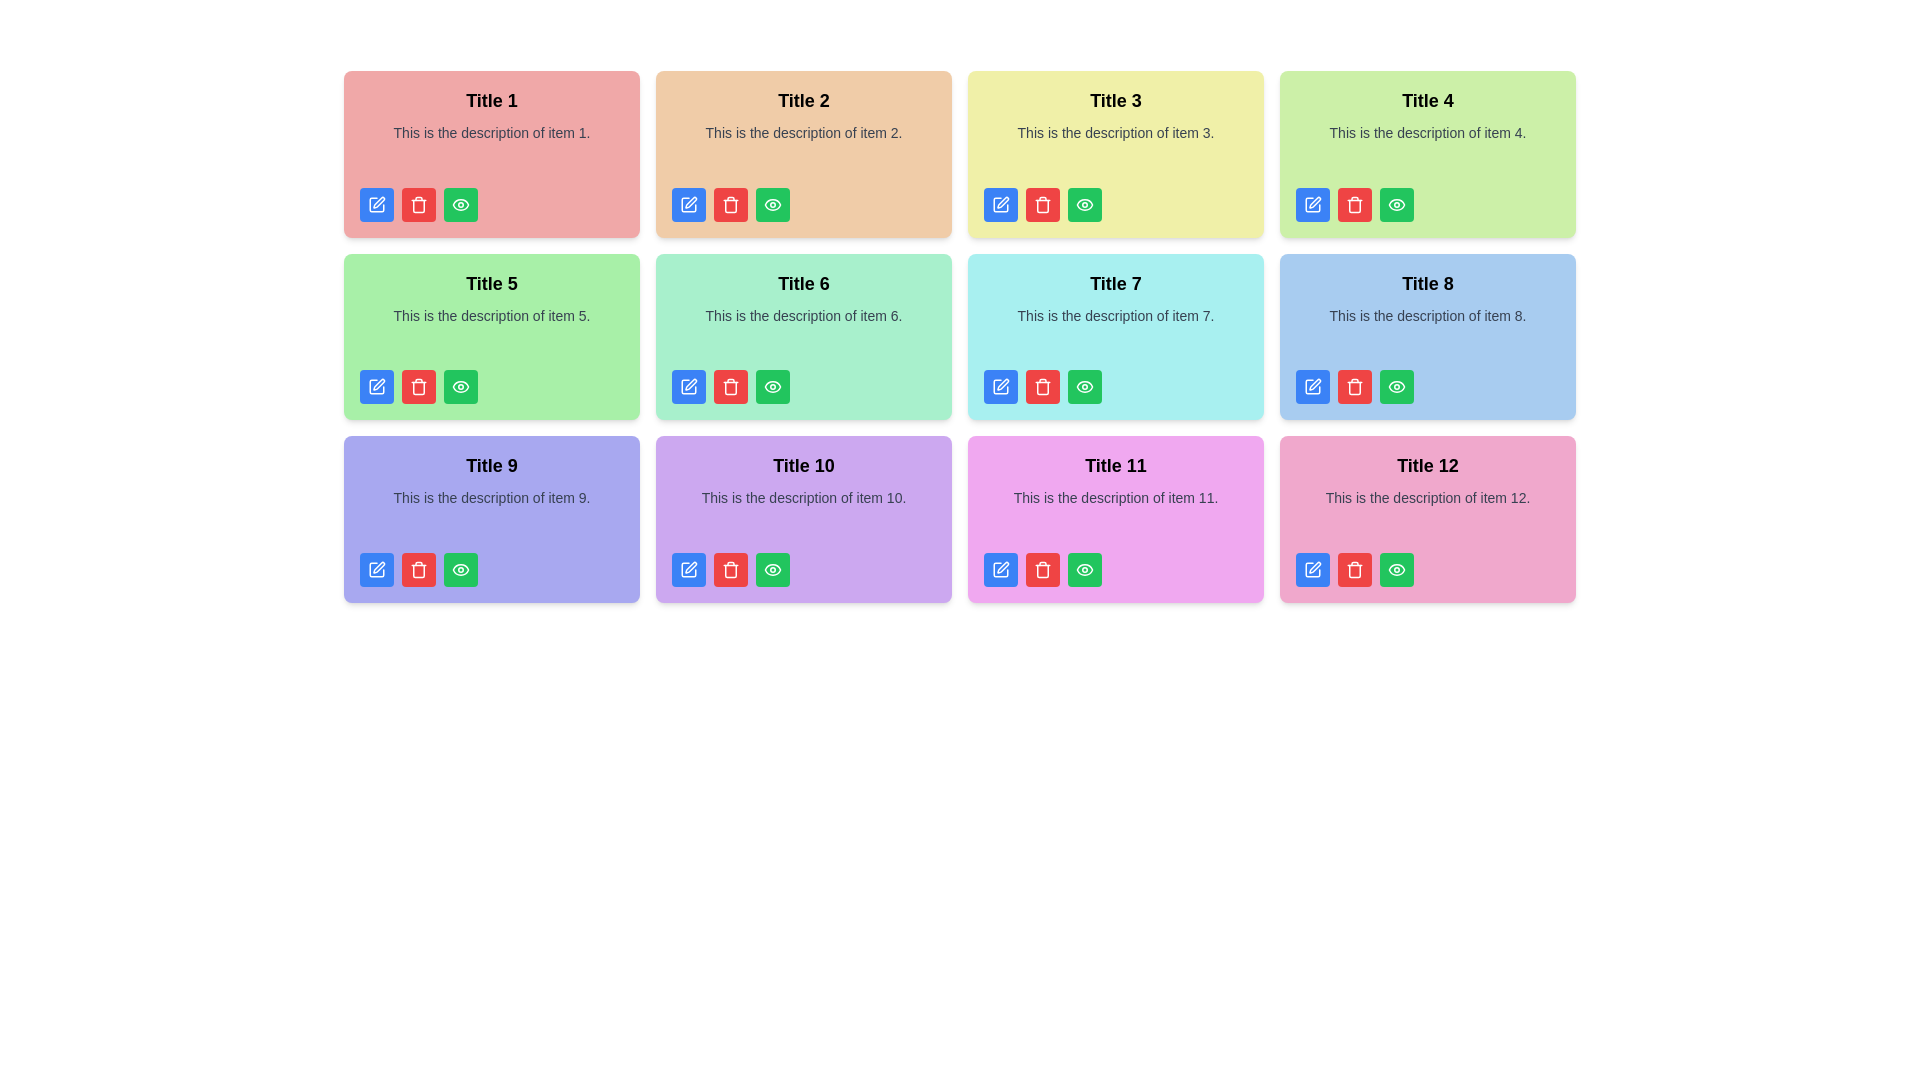  Describe the element at coordinates (417, 386) in the screenshot. I see `the red rounded rectangular delete button with a trash bin icon, located in the middle of three buttons at the bottom-left corner of the 'Title 5' item card` at that location.